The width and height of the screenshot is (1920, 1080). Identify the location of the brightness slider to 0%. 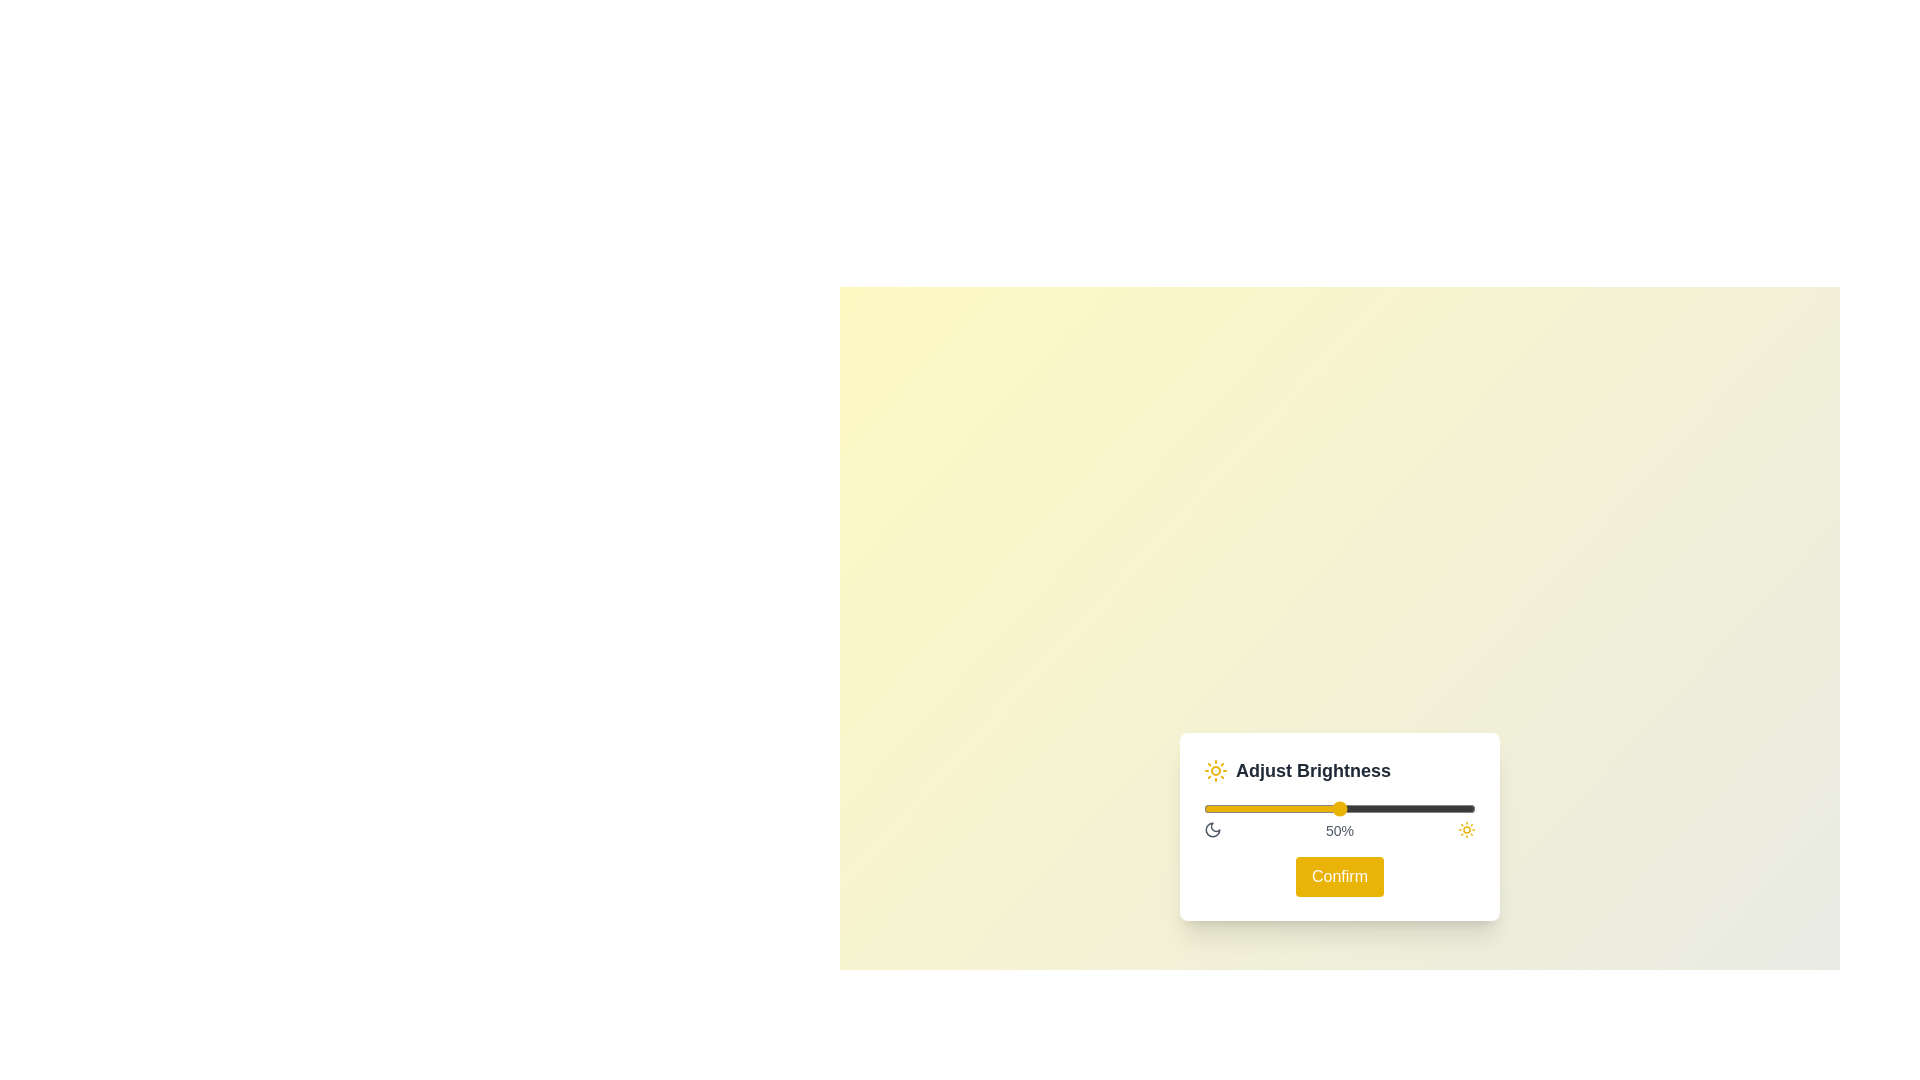
(1203, 800).